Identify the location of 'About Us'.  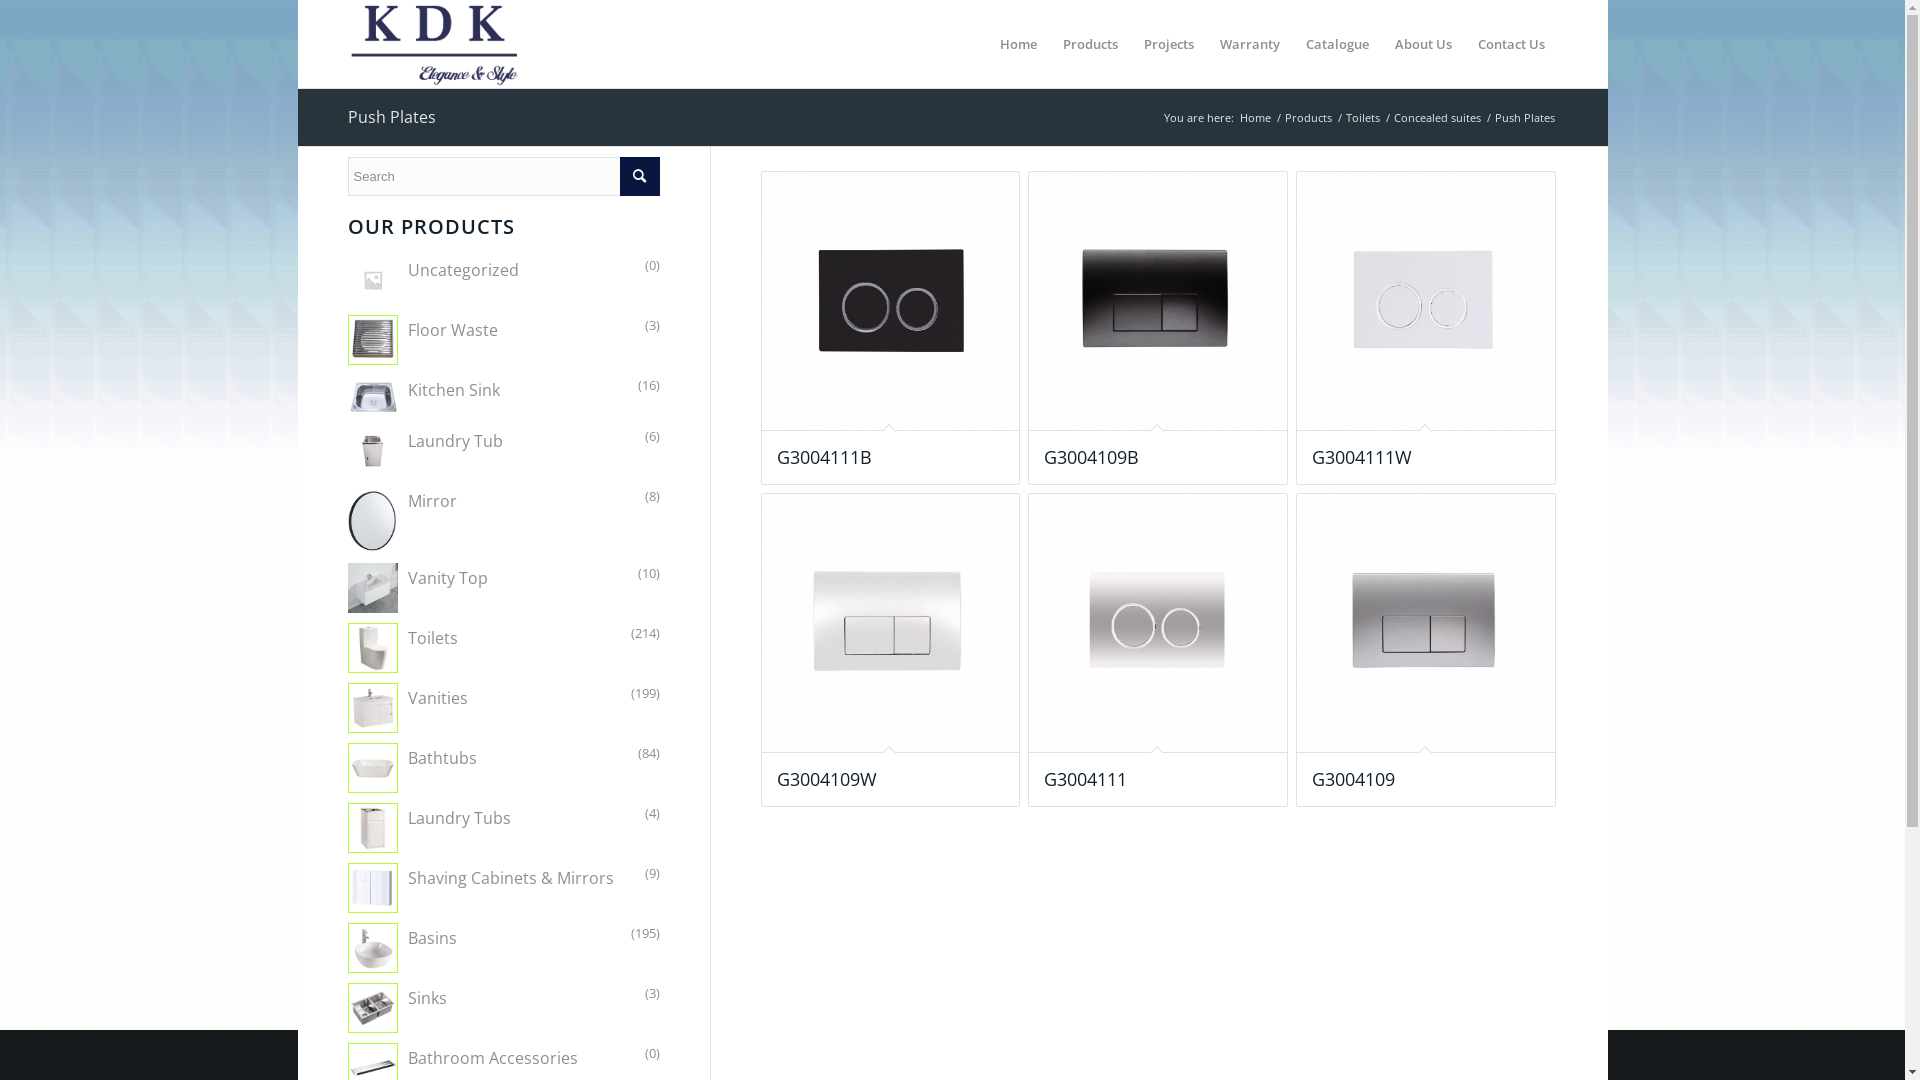
(1381, 43).